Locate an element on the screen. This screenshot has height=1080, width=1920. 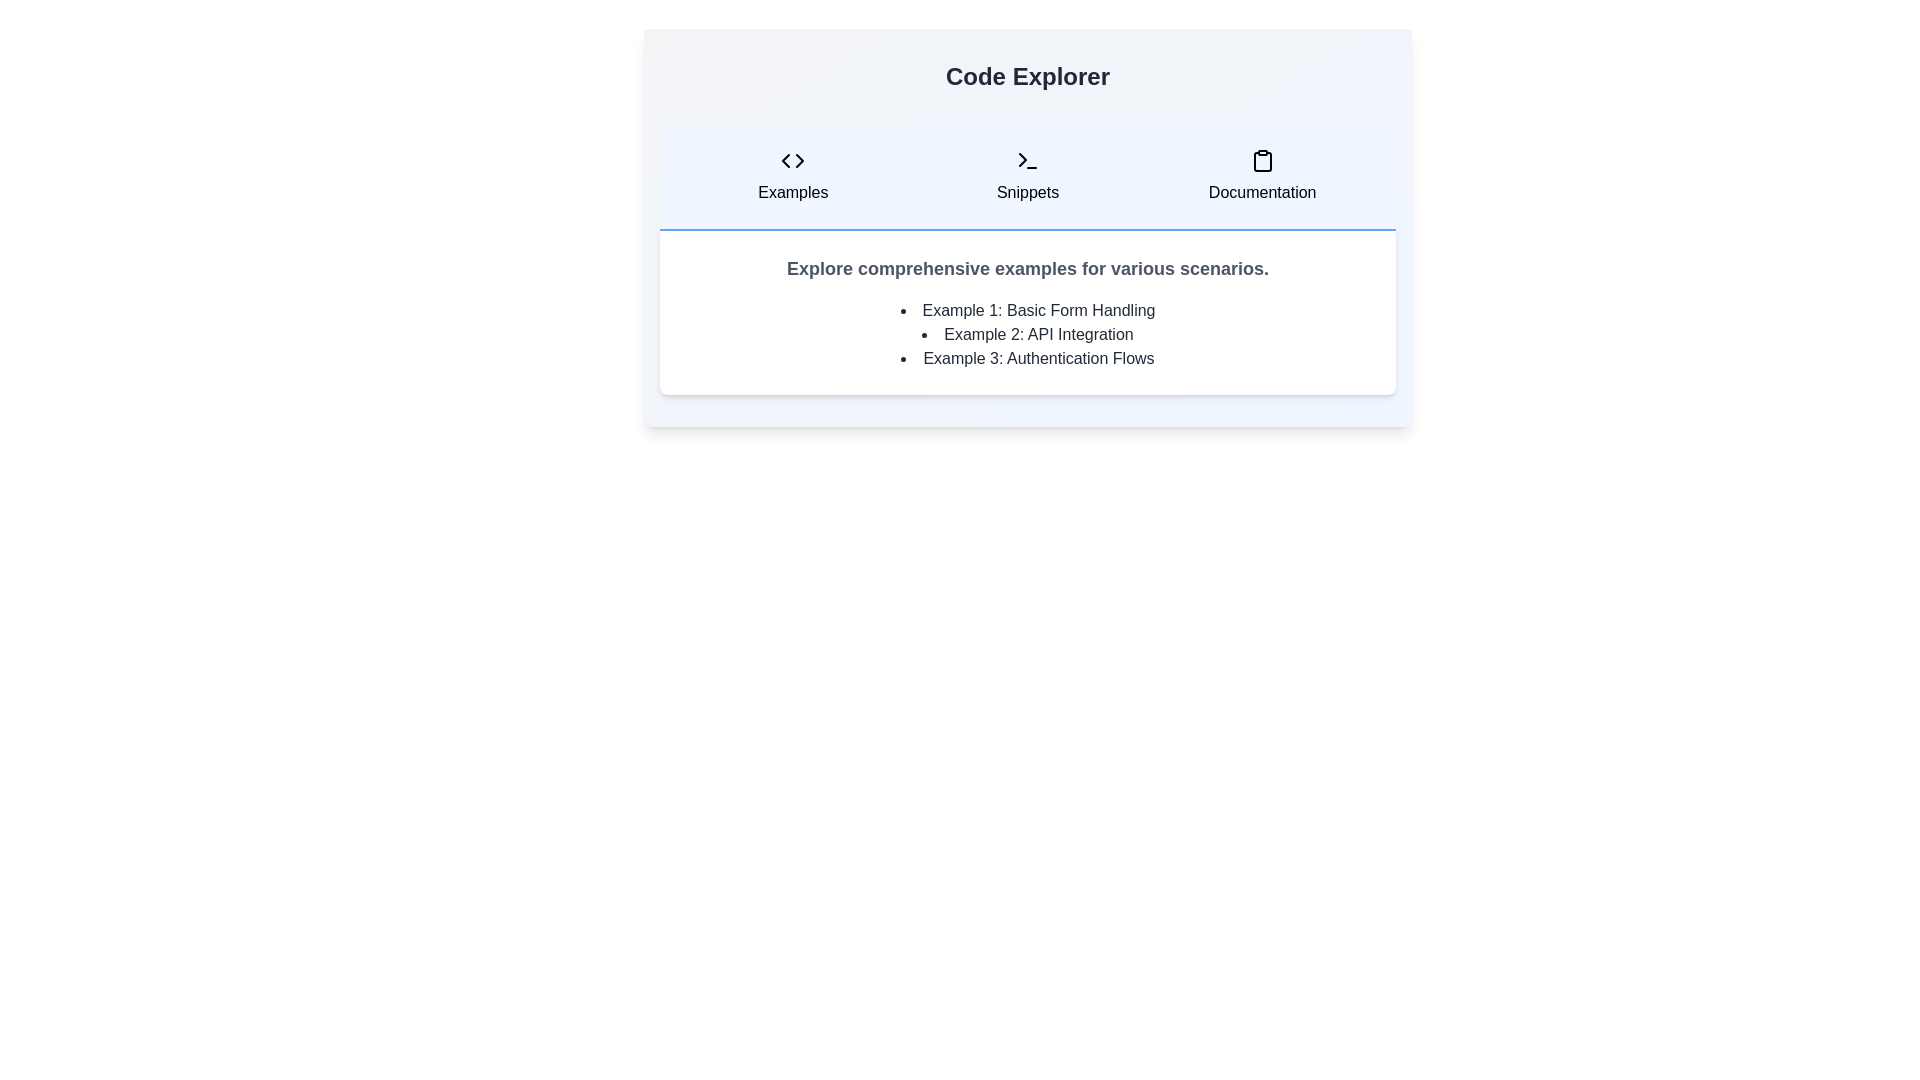
the code symbol icon, which is represented by two triangular shapes pointing outward, located at the center of the 'Examples' tab is located at coordinates (792, 160).